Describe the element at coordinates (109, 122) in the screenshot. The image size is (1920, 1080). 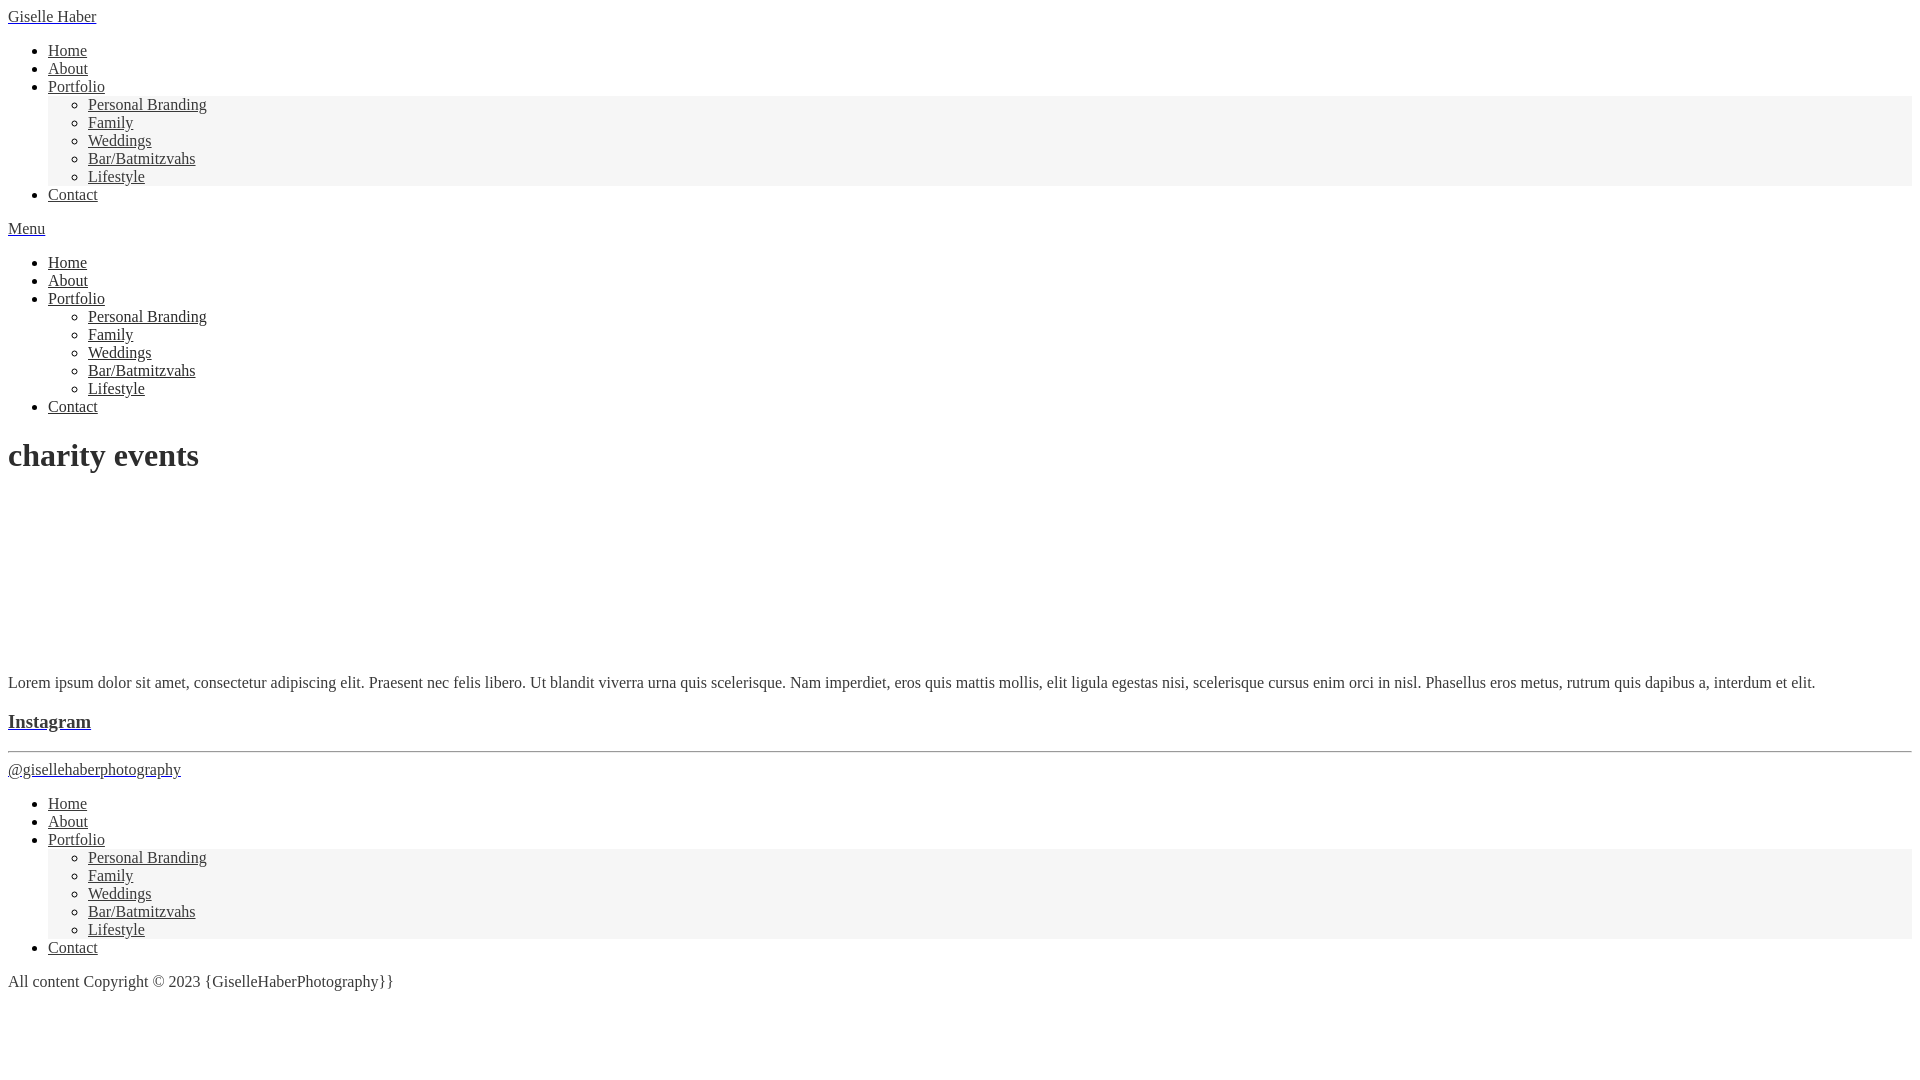
I see `'Family'` at that location.